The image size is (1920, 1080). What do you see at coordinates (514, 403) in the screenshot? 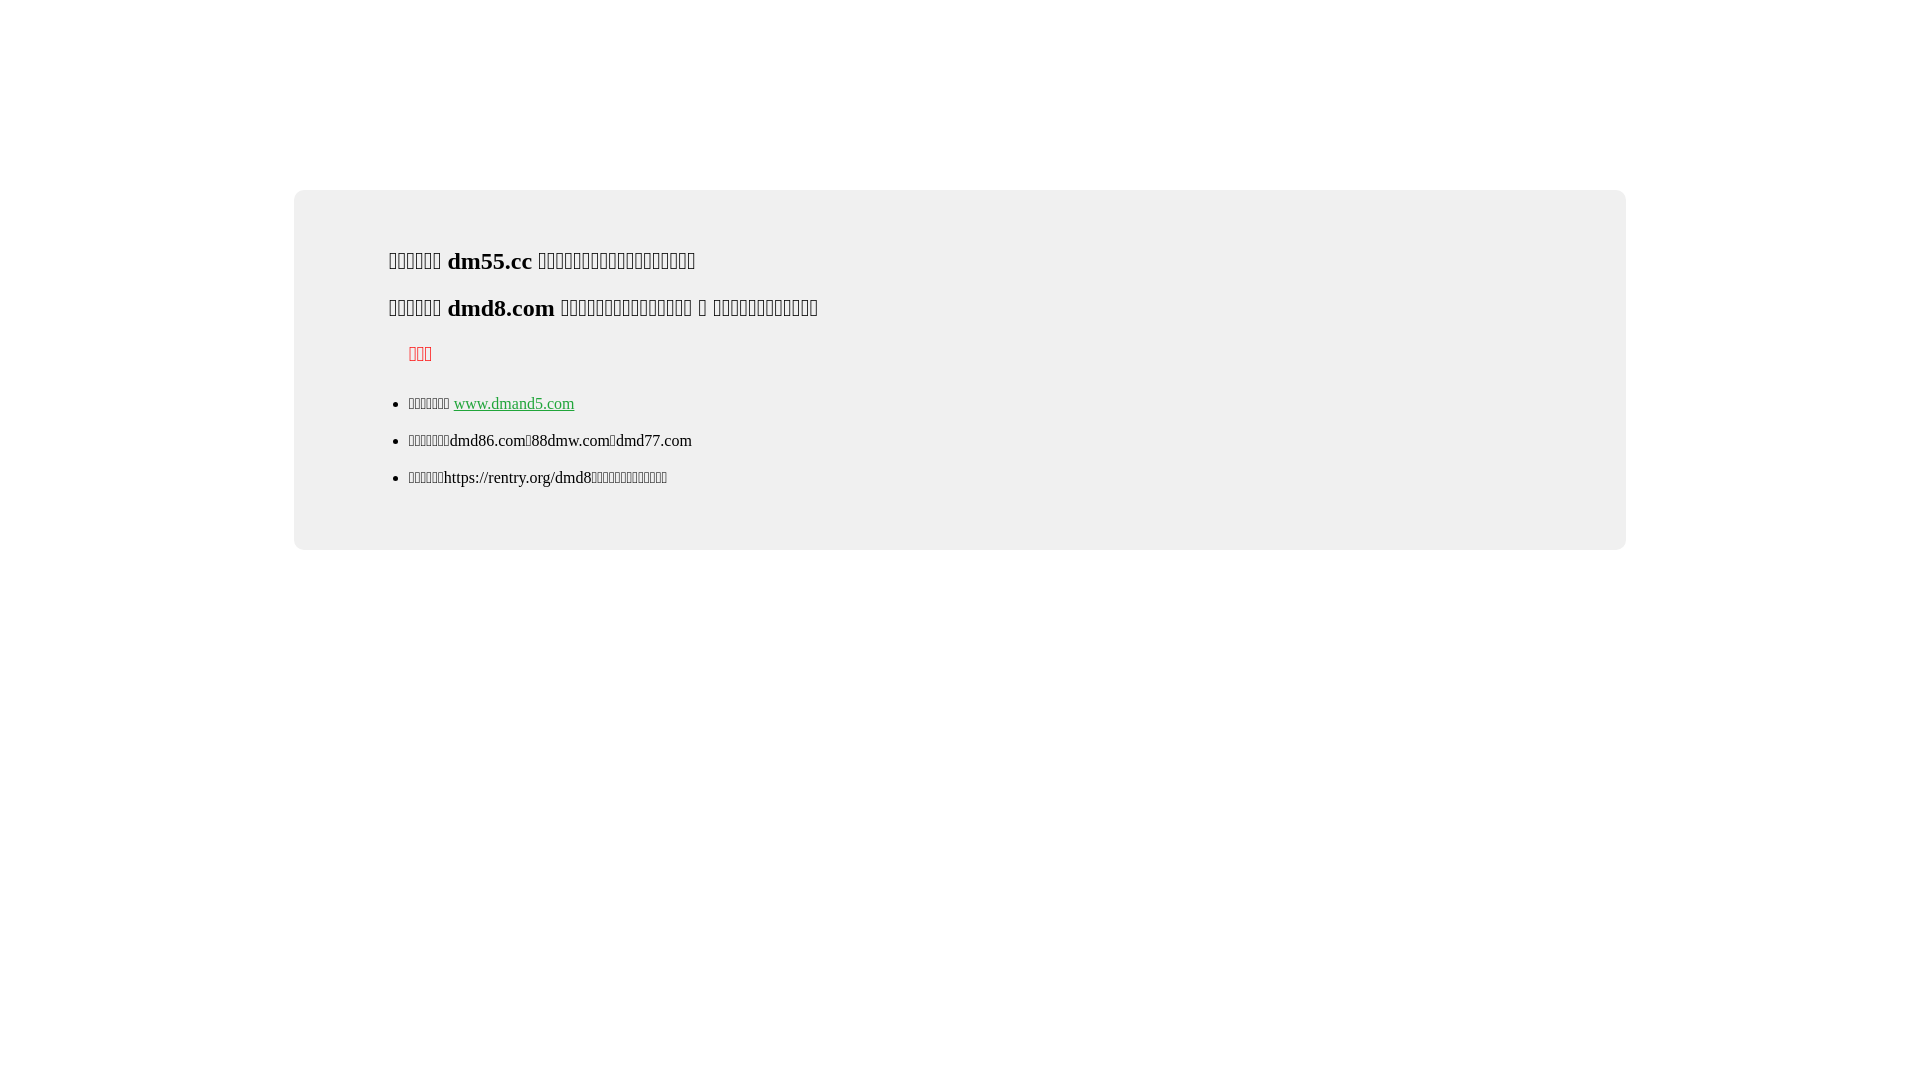
I see `'www.dmand5.com'` at bounding box center [514, 403].